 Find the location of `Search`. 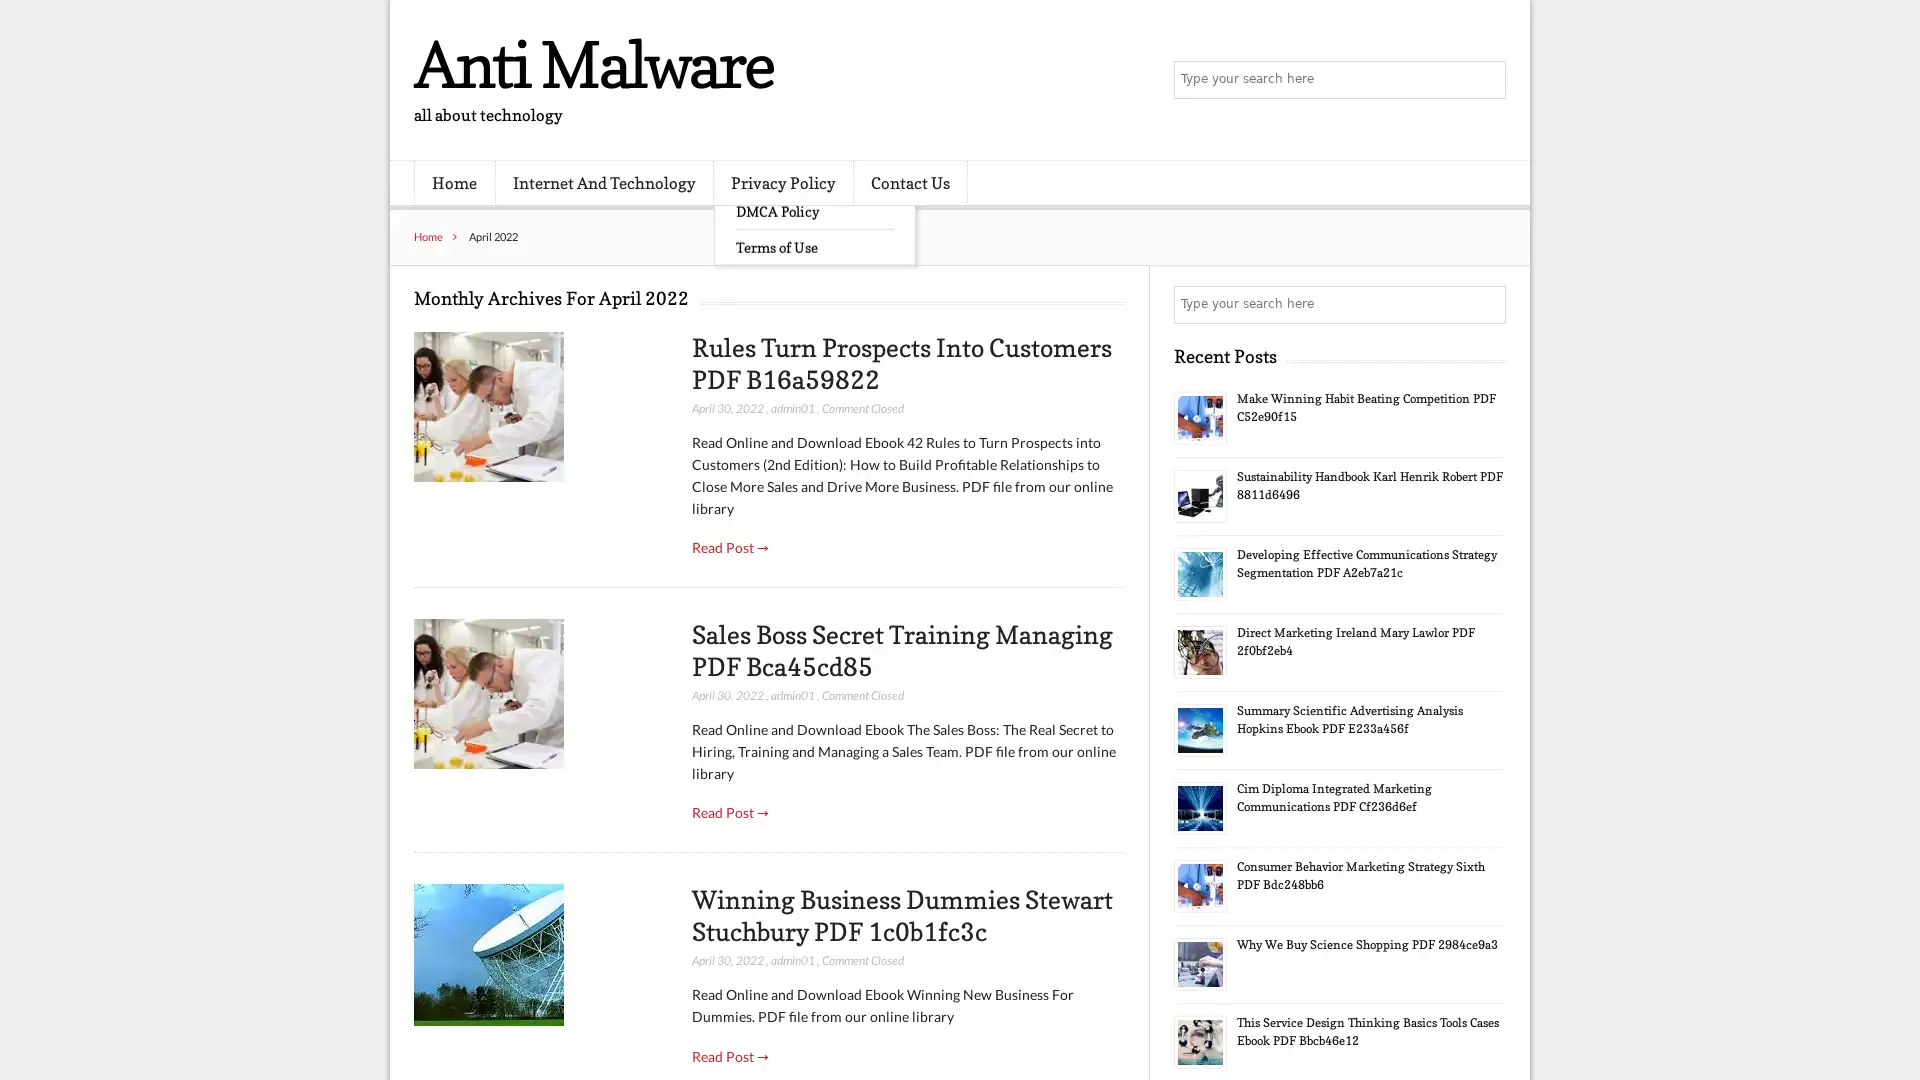

Search is located at coordinates (1485, 80).